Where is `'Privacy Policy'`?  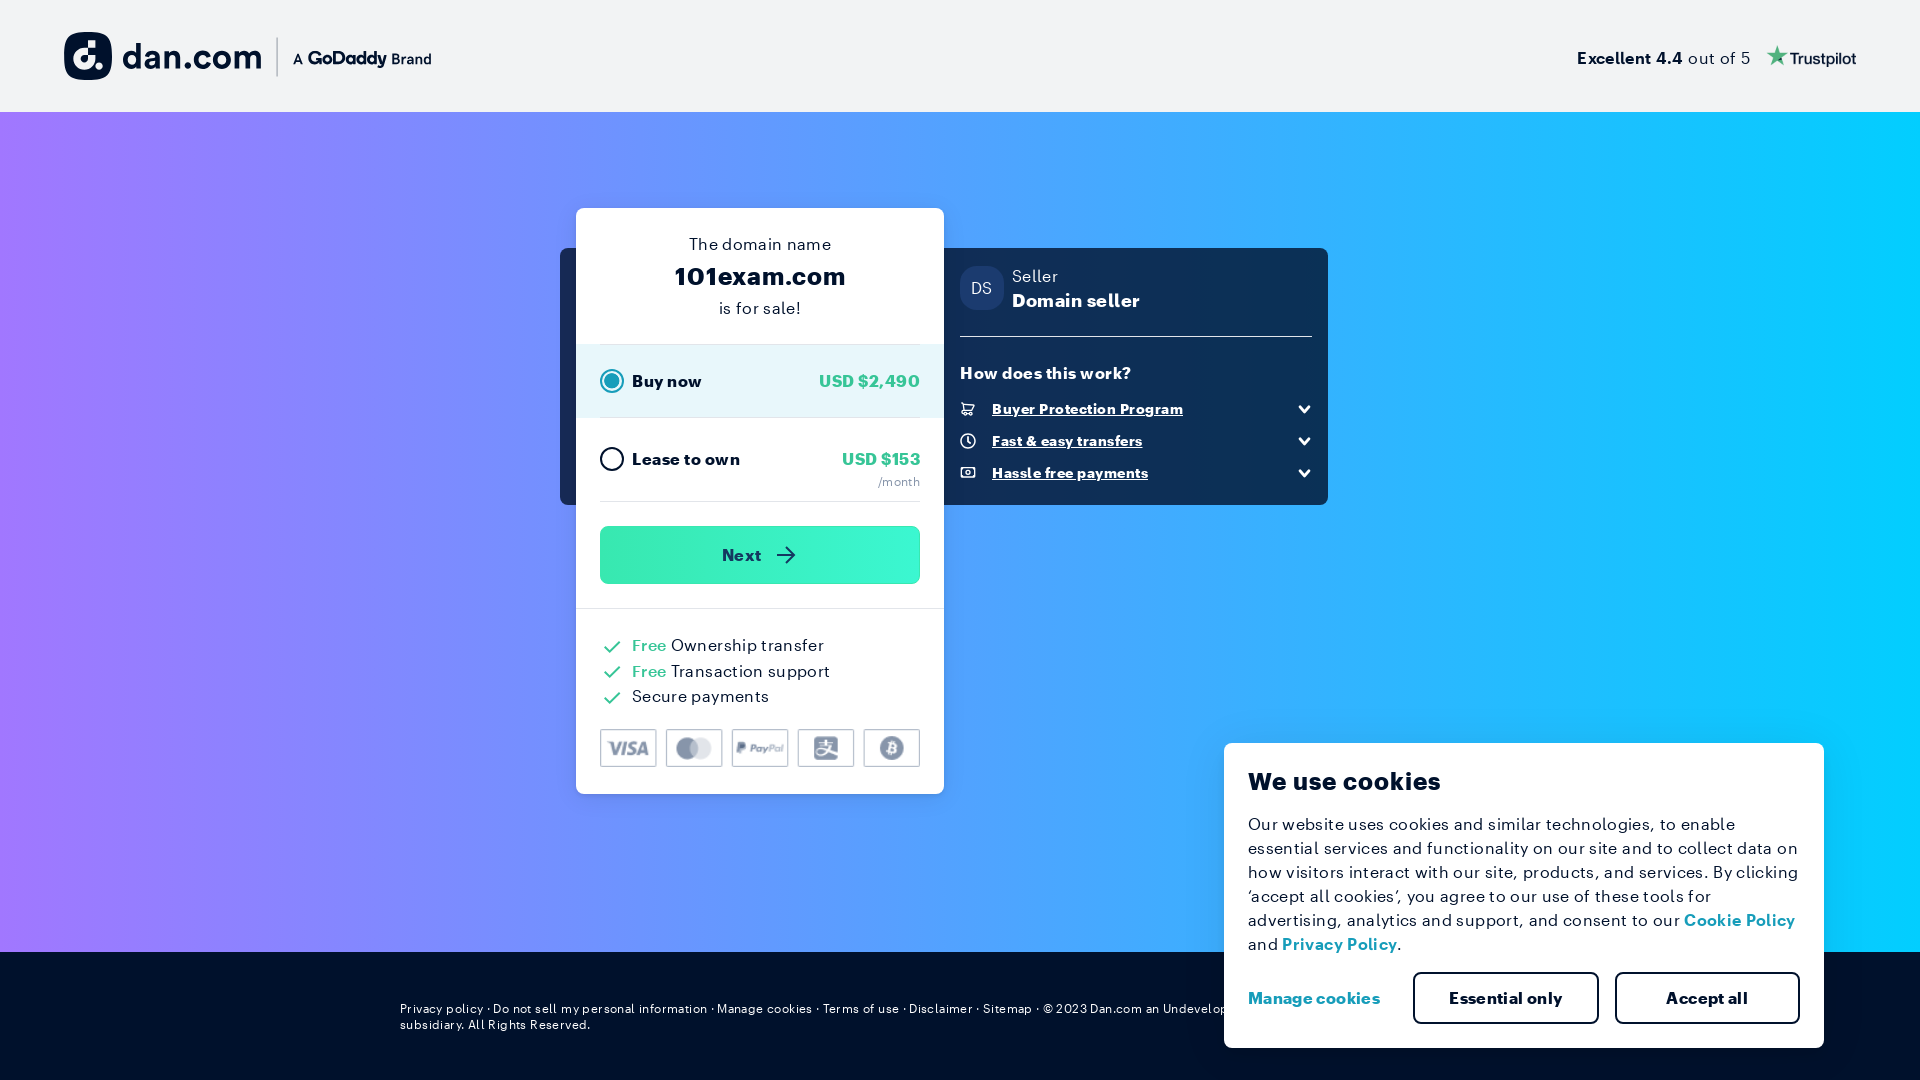 'Privacy Policy' is located at coordinates (1339, 943).